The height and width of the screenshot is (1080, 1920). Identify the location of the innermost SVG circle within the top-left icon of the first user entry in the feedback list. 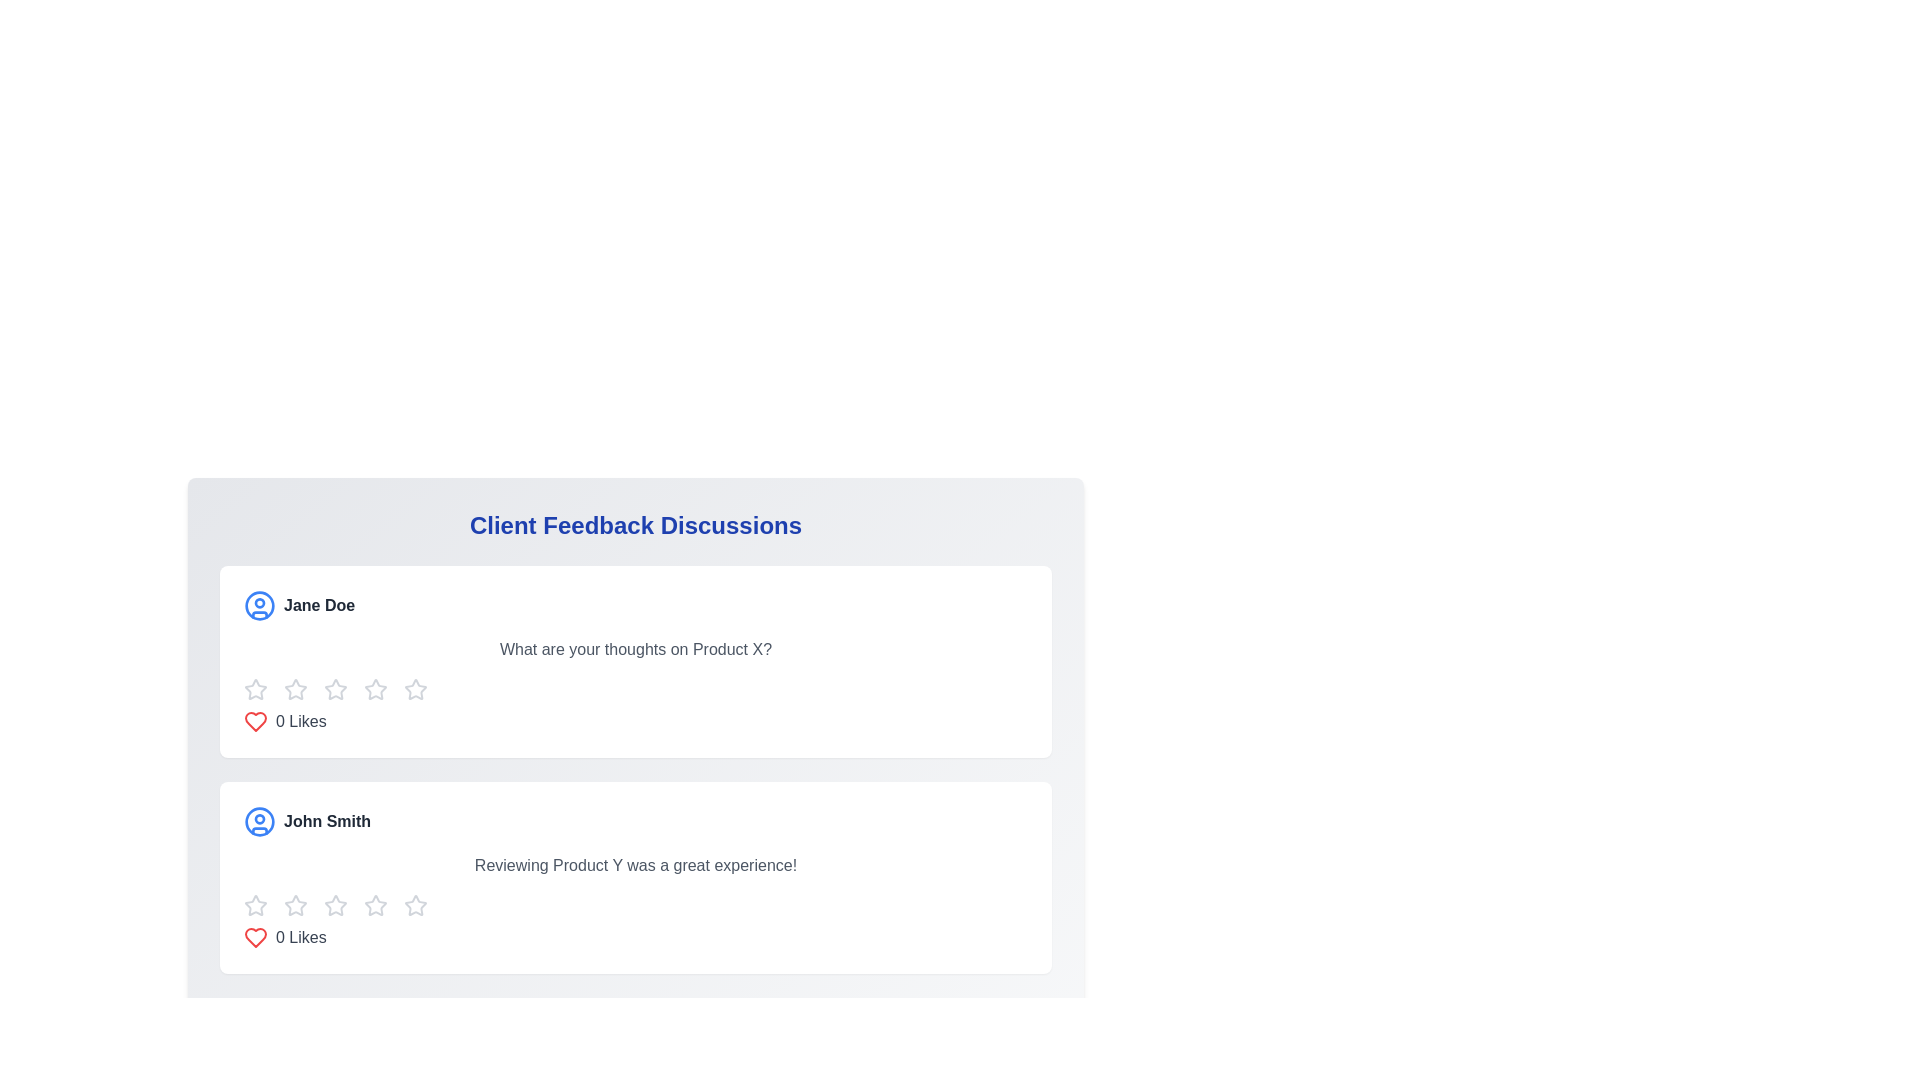
(258, 604).